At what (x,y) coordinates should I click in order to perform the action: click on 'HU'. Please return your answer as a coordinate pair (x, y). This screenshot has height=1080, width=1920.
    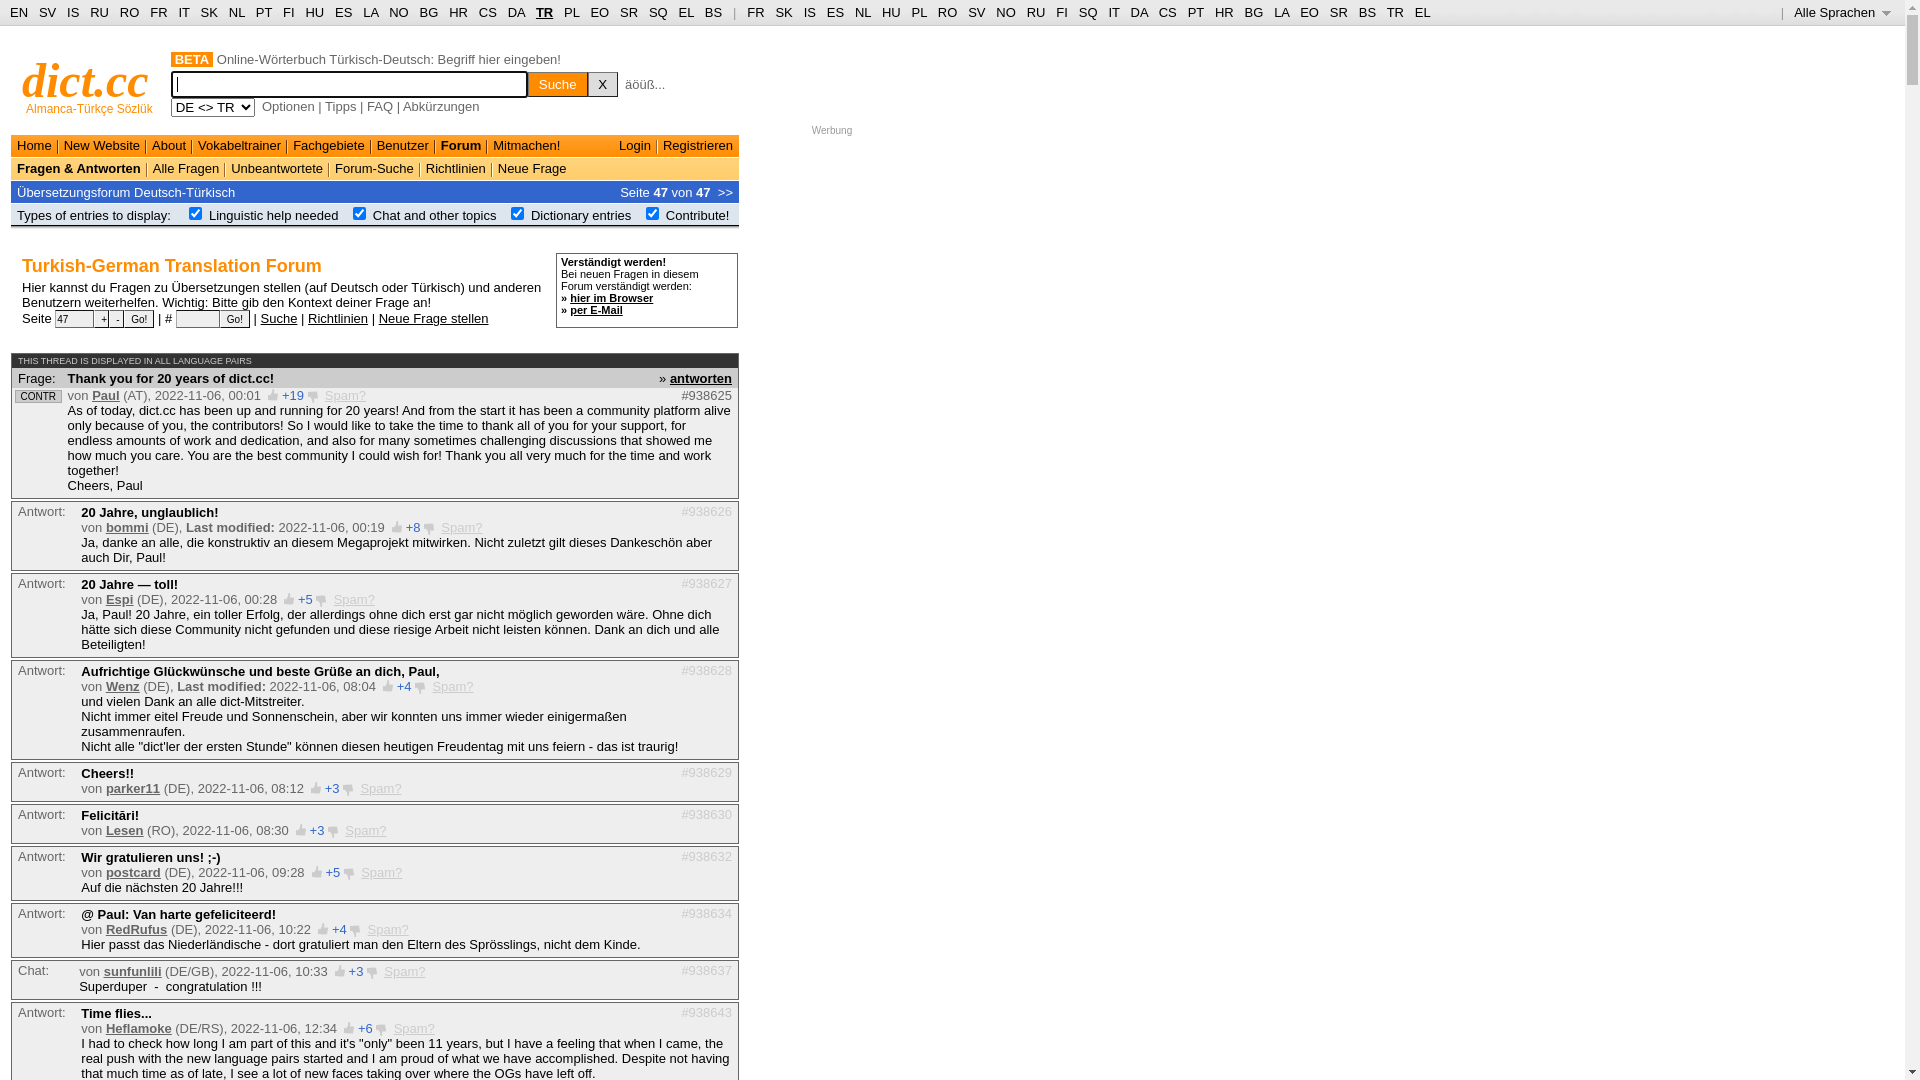
    Looking at the image, I should click on (890, 12).